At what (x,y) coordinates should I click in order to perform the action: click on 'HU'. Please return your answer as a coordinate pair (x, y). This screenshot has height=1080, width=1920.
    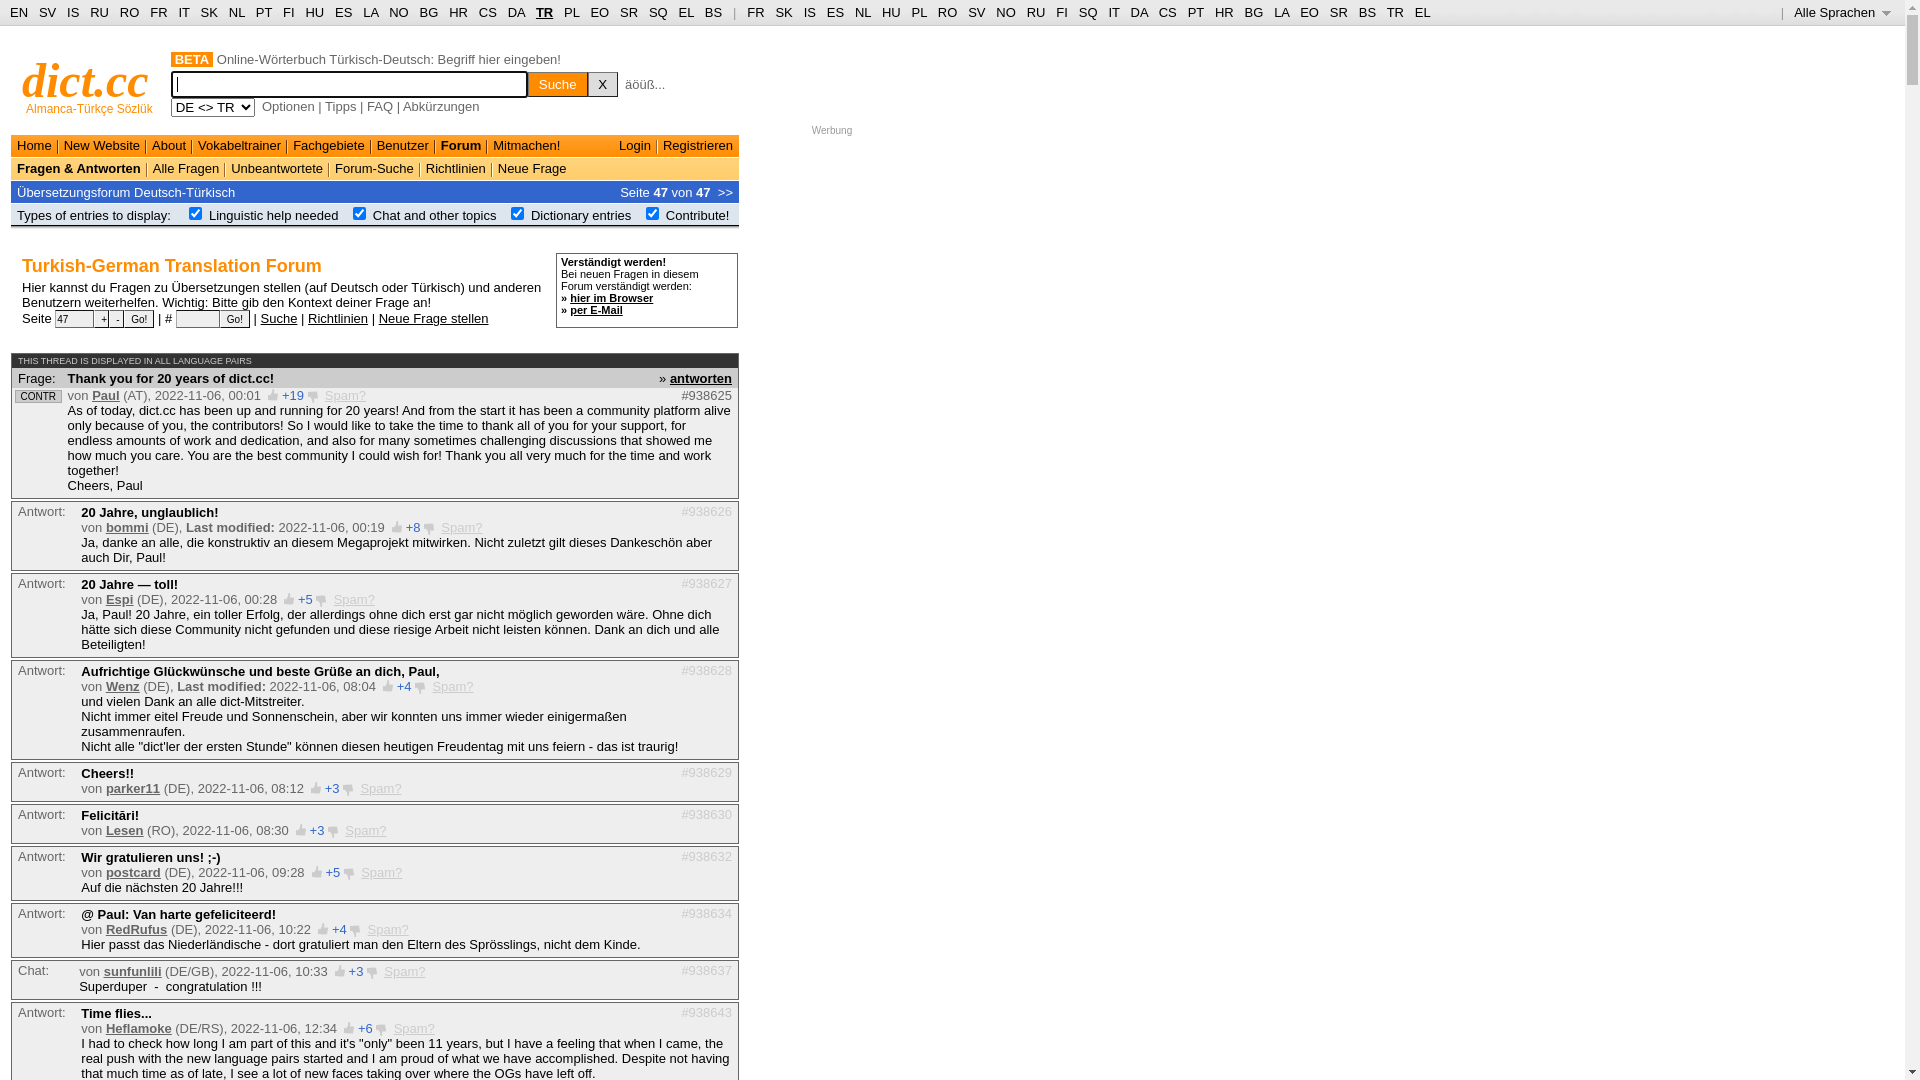
    Looking at the image, I should click on (890, 12).